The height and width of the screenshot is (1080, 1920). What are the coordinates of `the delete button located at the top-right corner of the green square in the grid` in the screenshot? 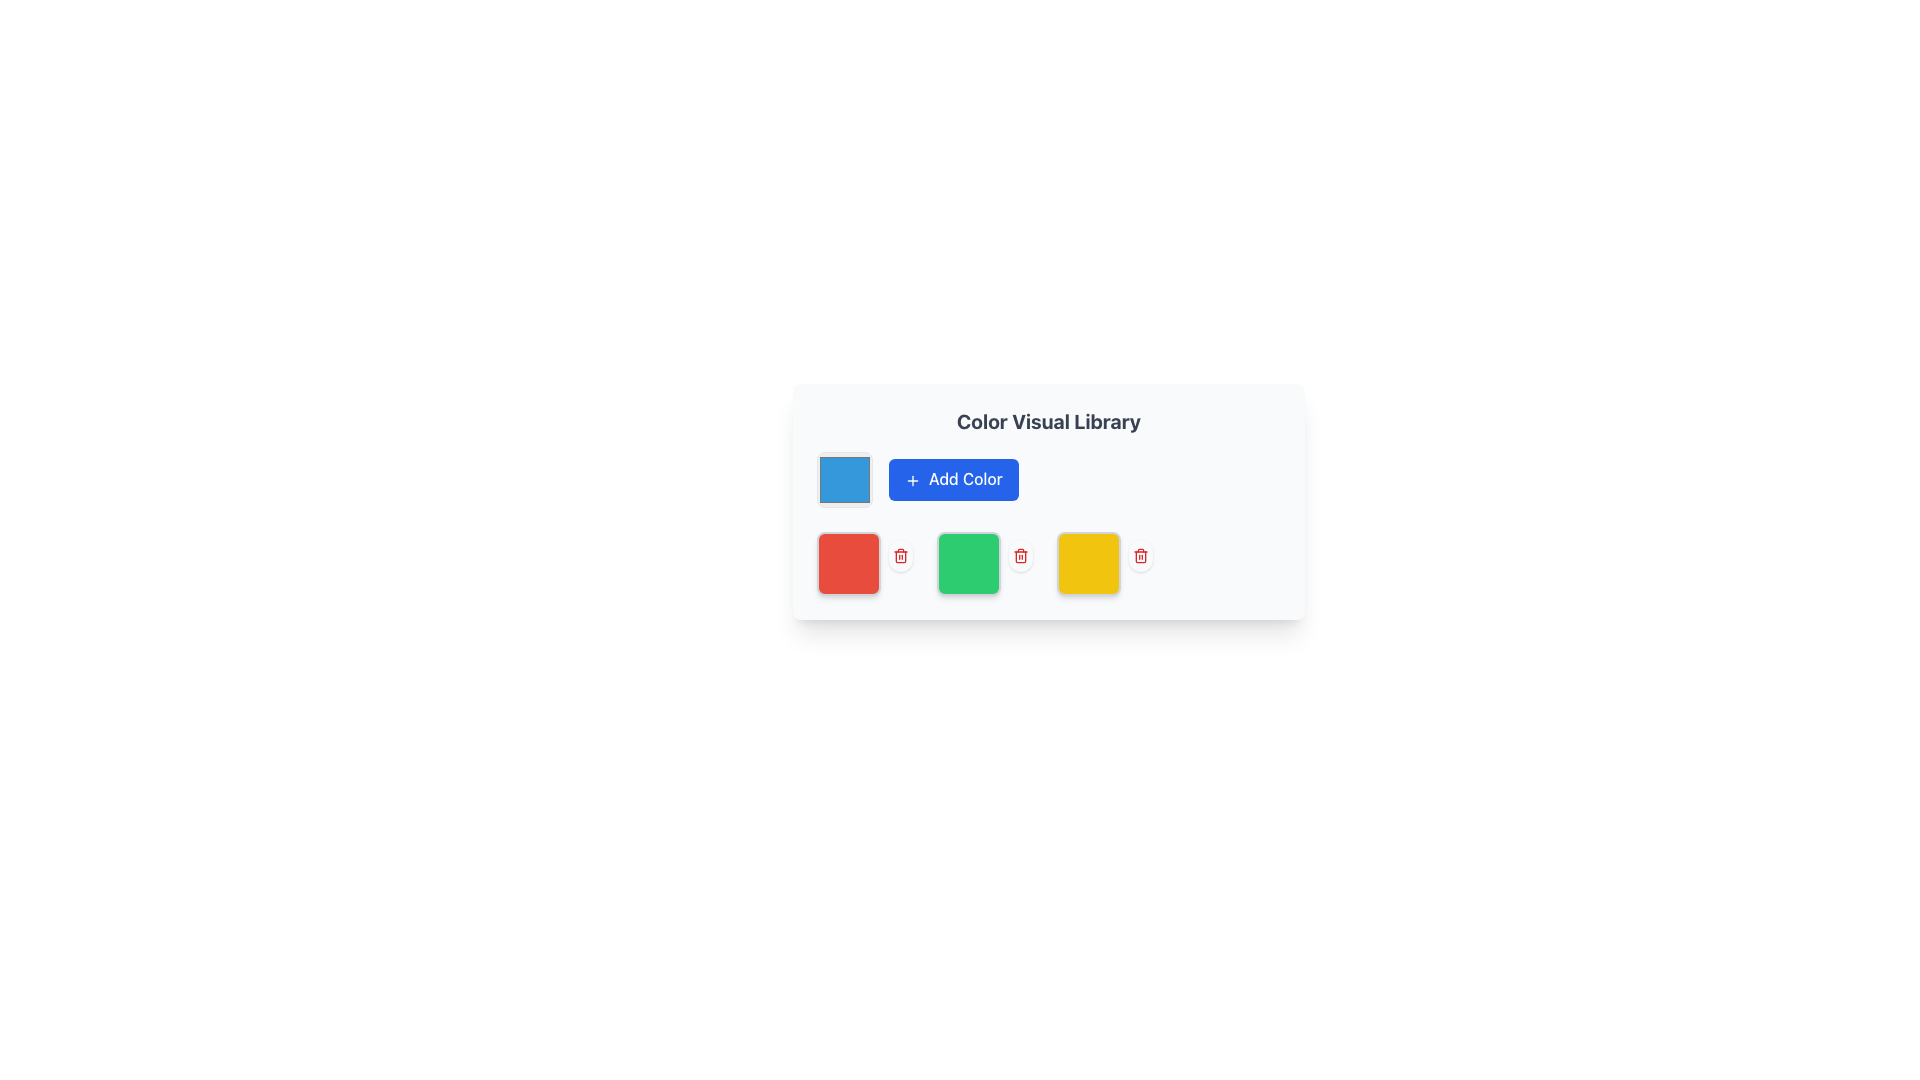 It's located at (1021, 555).